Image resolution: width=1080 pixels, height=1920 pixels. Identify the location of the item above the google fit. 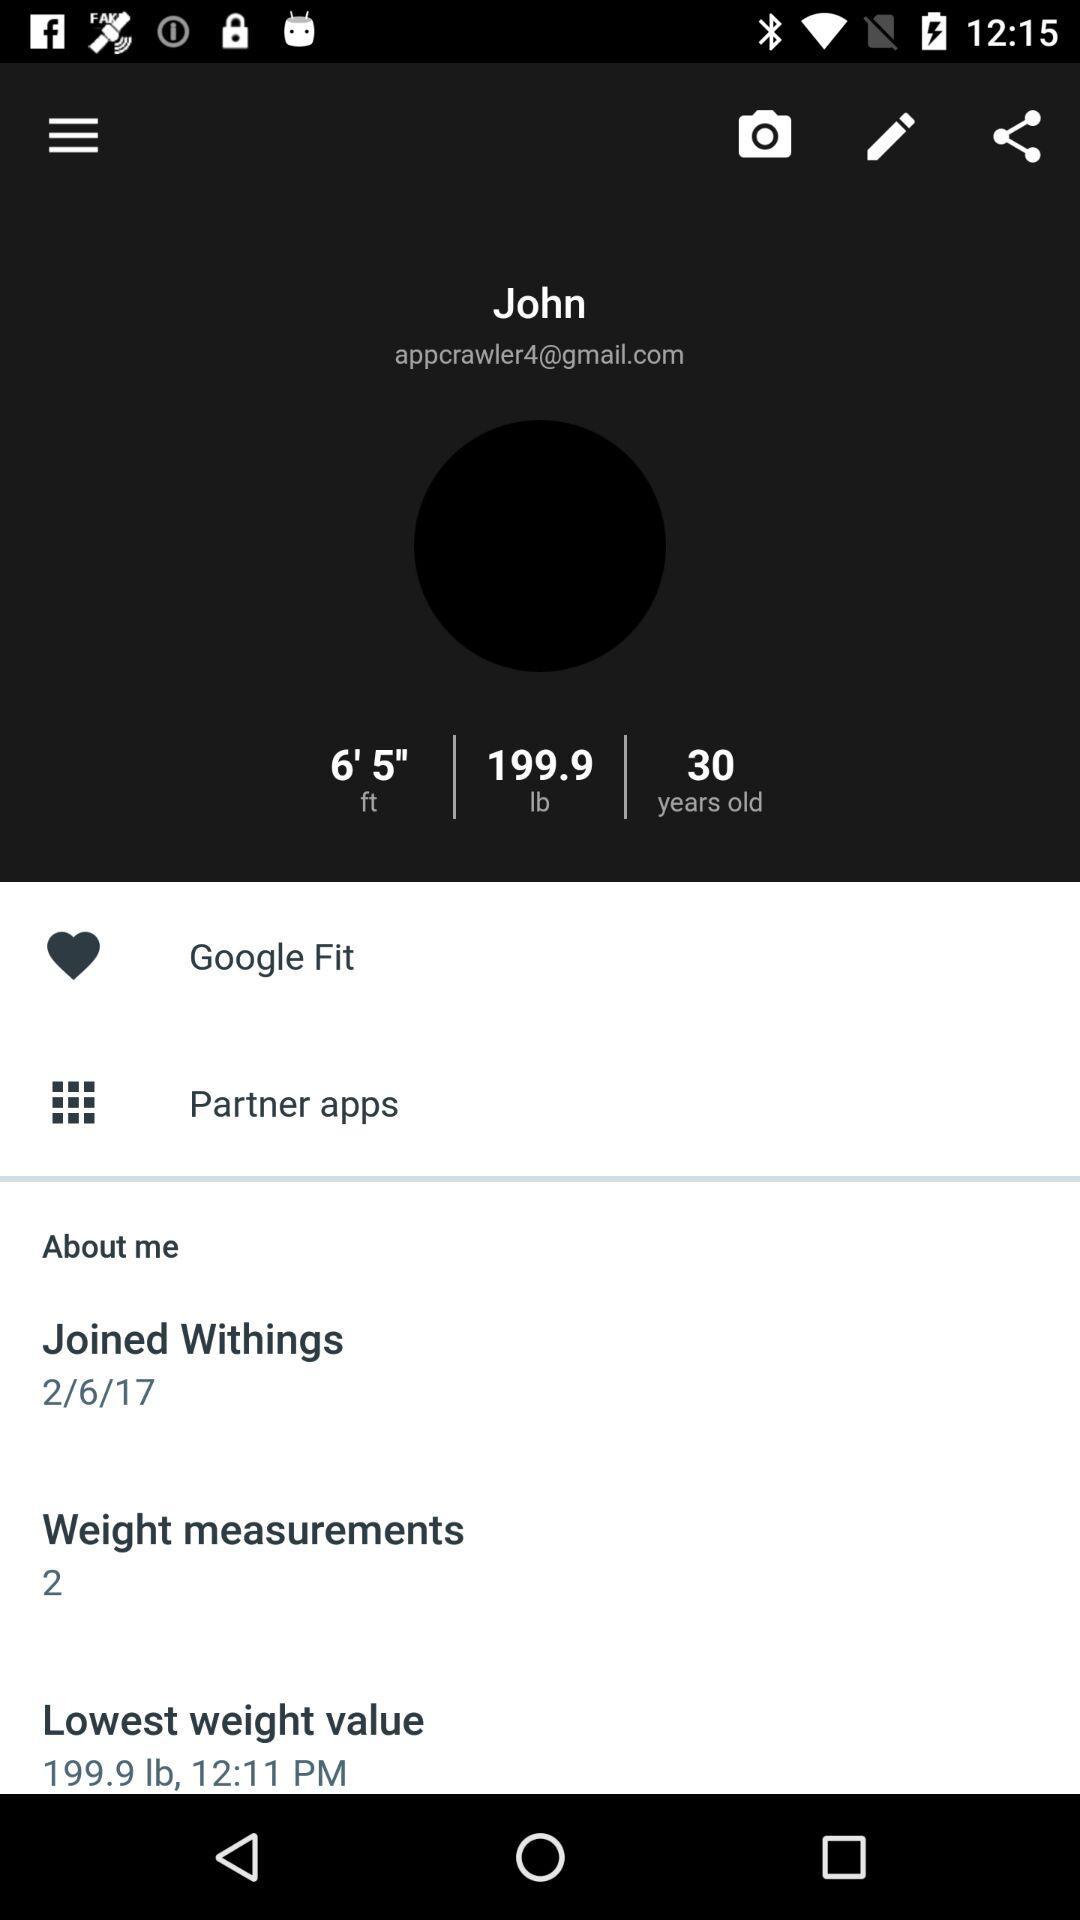
(72, 135).